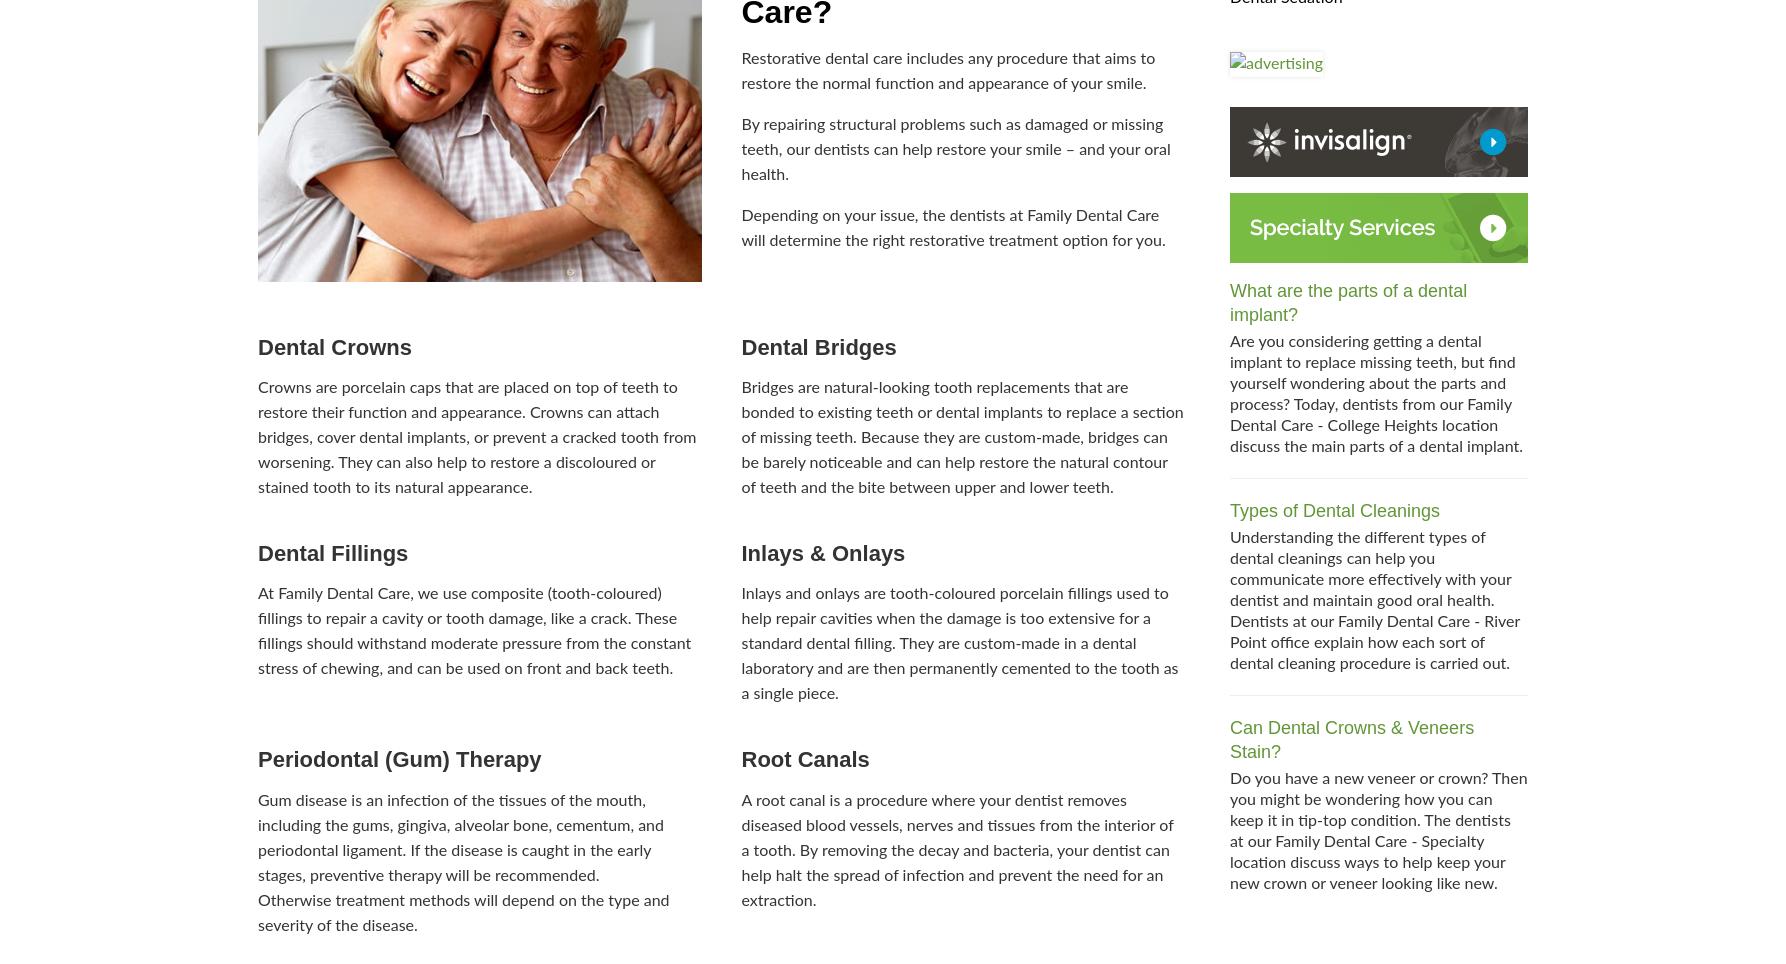  What do you see at coordinates (821, 552) in the screenshot?
I see `'Inlays & Onlays'` at bounding box center [821, 552].